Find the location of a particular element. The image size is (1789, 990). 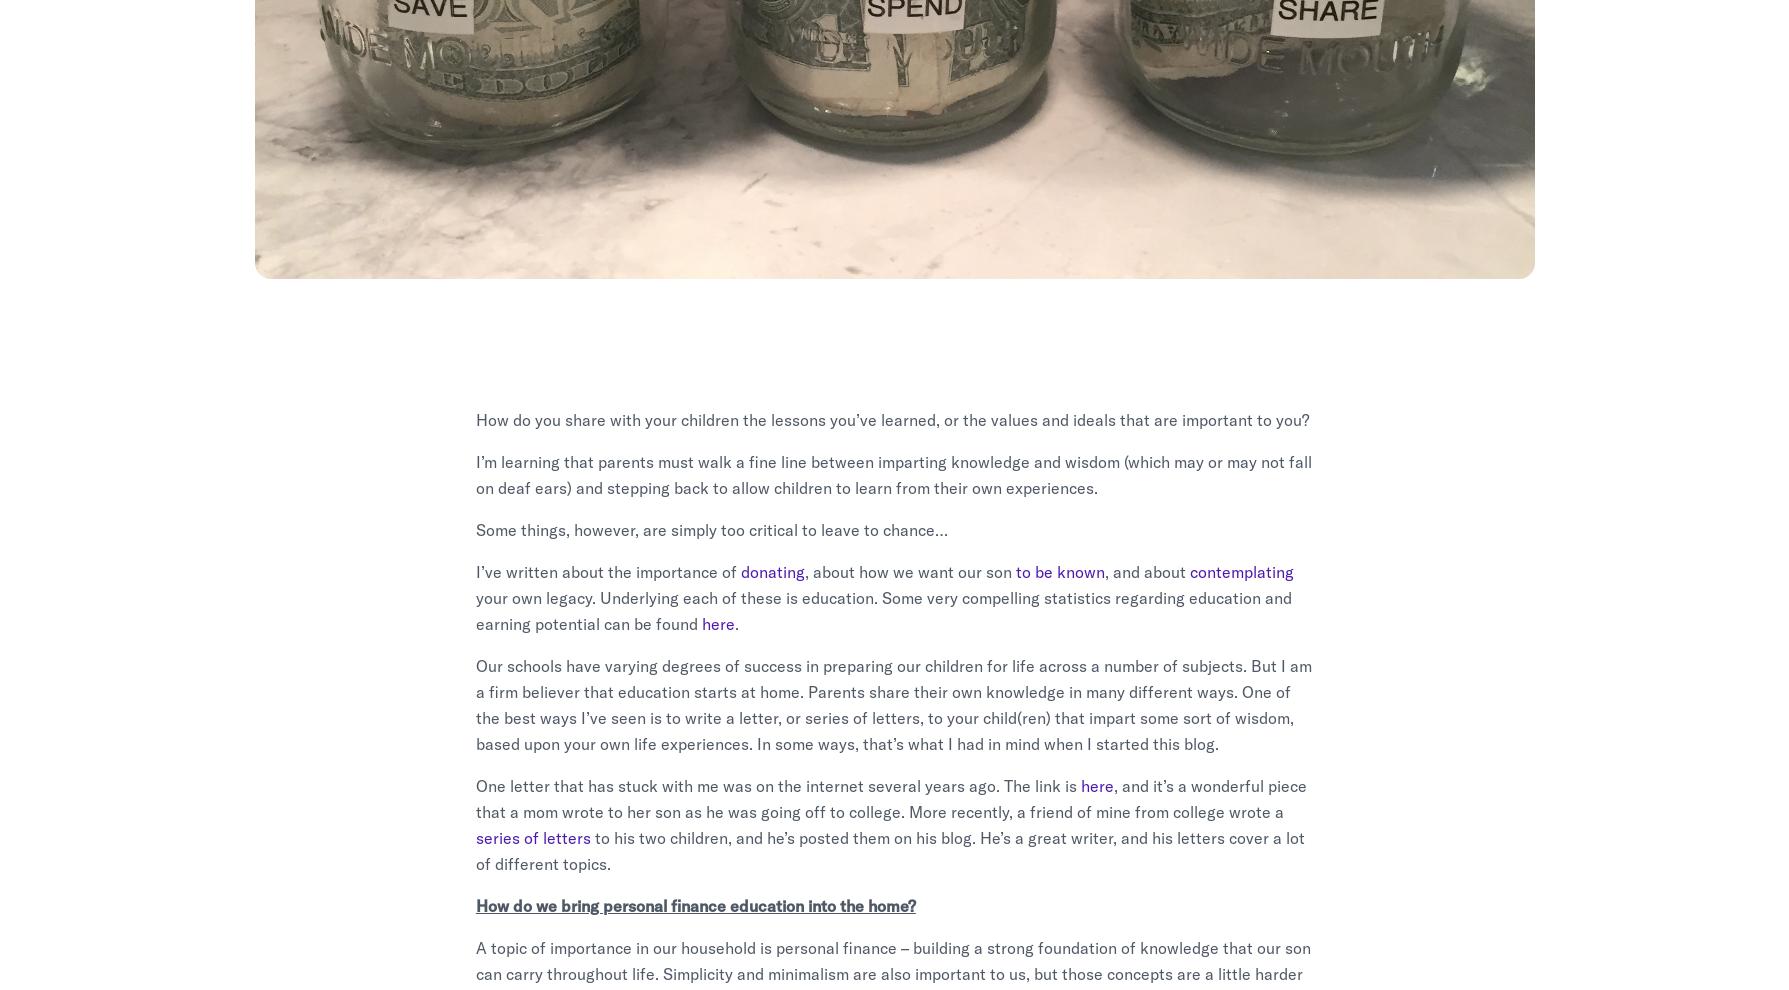

'Published March 11, 2018' is located at coordinates (473, 91).